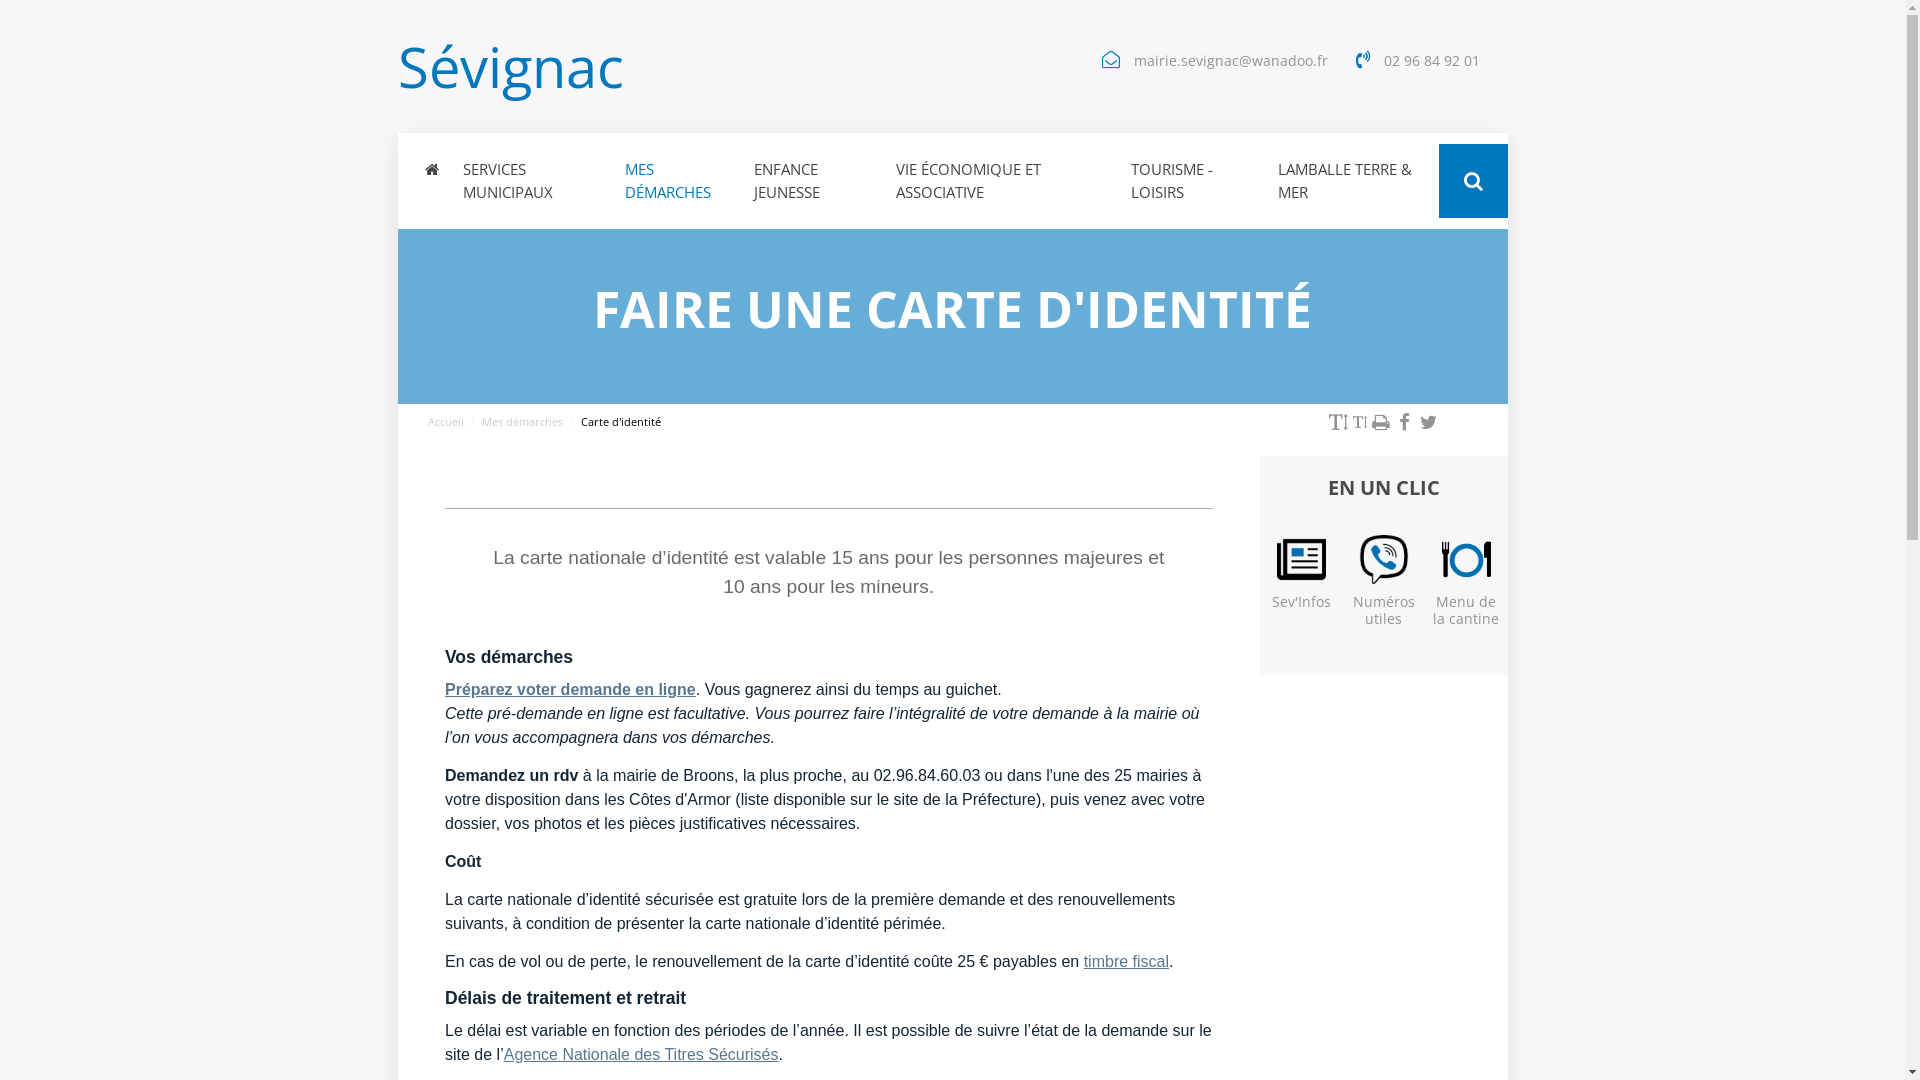 Image resolution: width=1920 pixels, height=1080 pixels. I want to click on 'ENFANCE JEUNESSE', so click(812, 181).